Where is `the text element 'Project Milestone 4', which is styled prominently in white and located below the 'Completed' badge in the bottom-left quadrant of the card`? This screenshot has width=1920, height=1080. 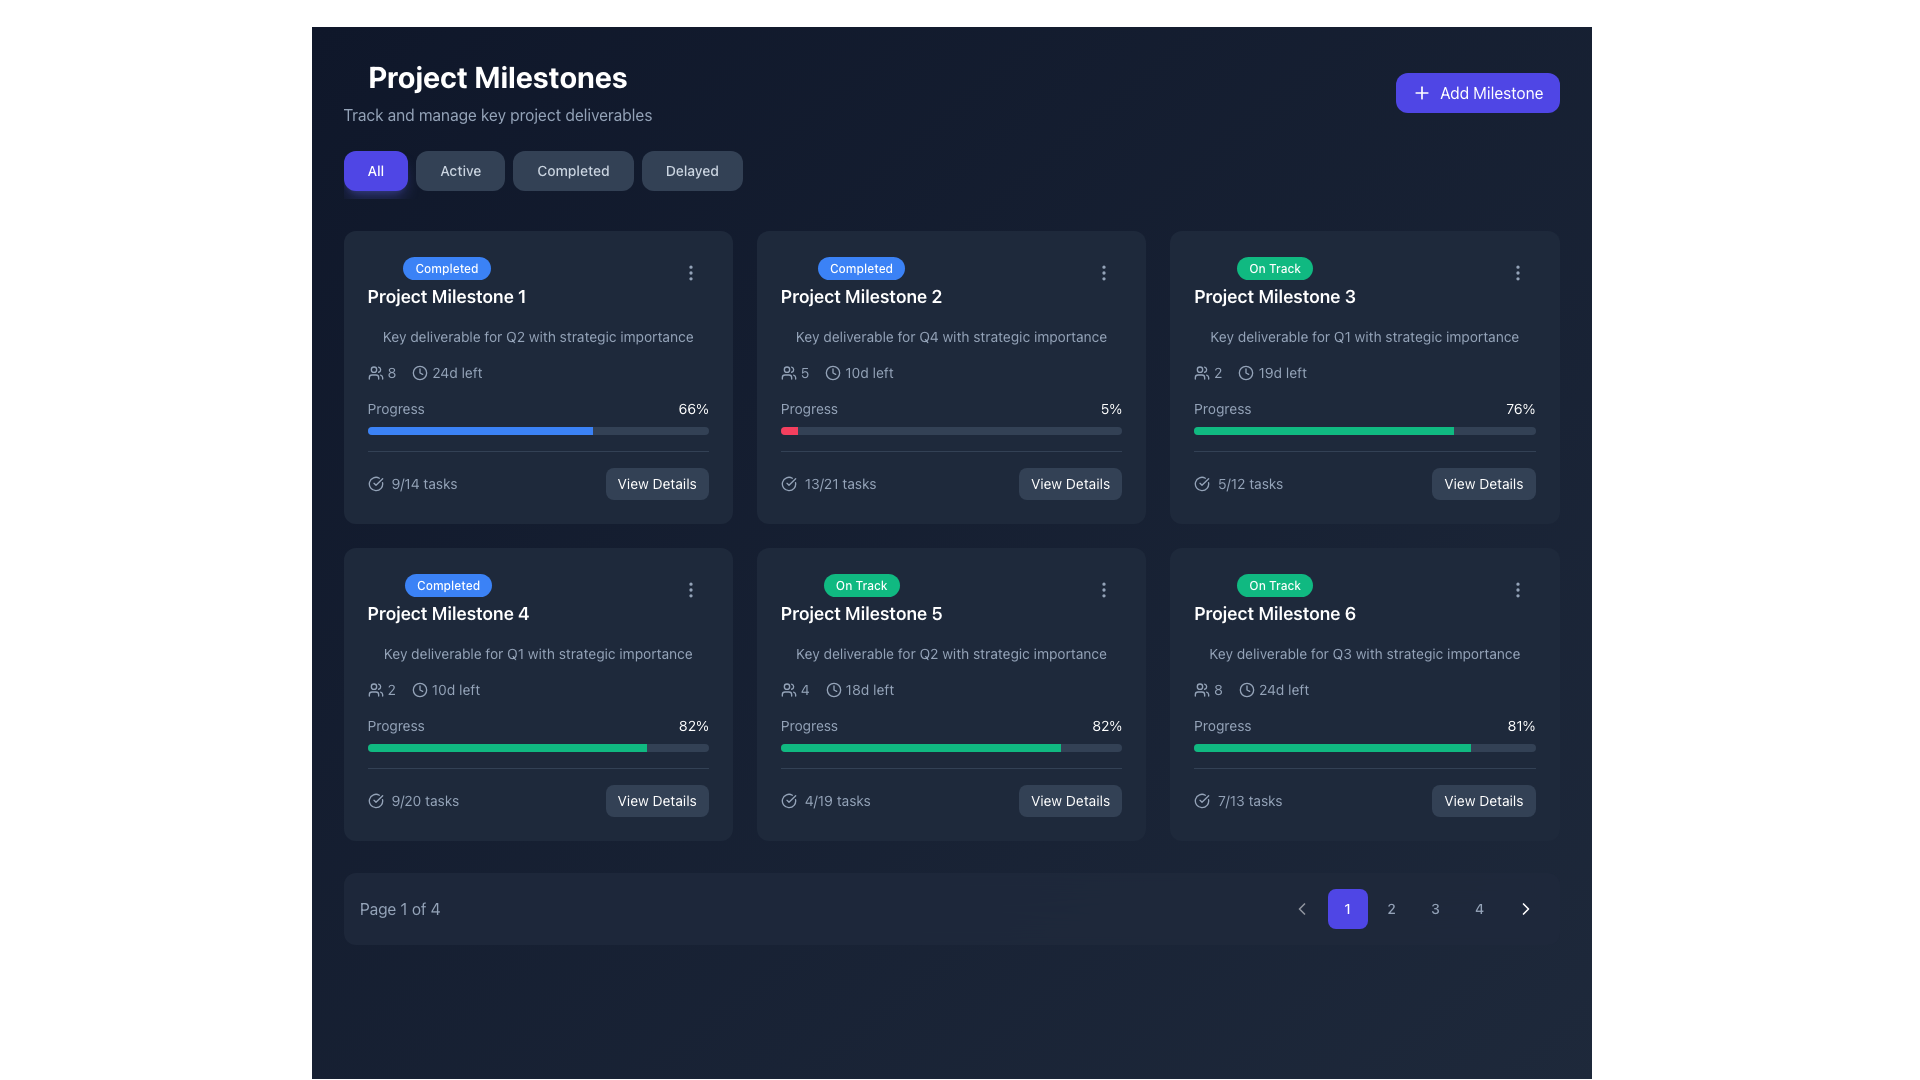 the text element 'Project Milestone 4', which is styled prominently in white and located below the 'Completed' badge in the bottom-left quadrant of the card is located at coordinates (447, 612).